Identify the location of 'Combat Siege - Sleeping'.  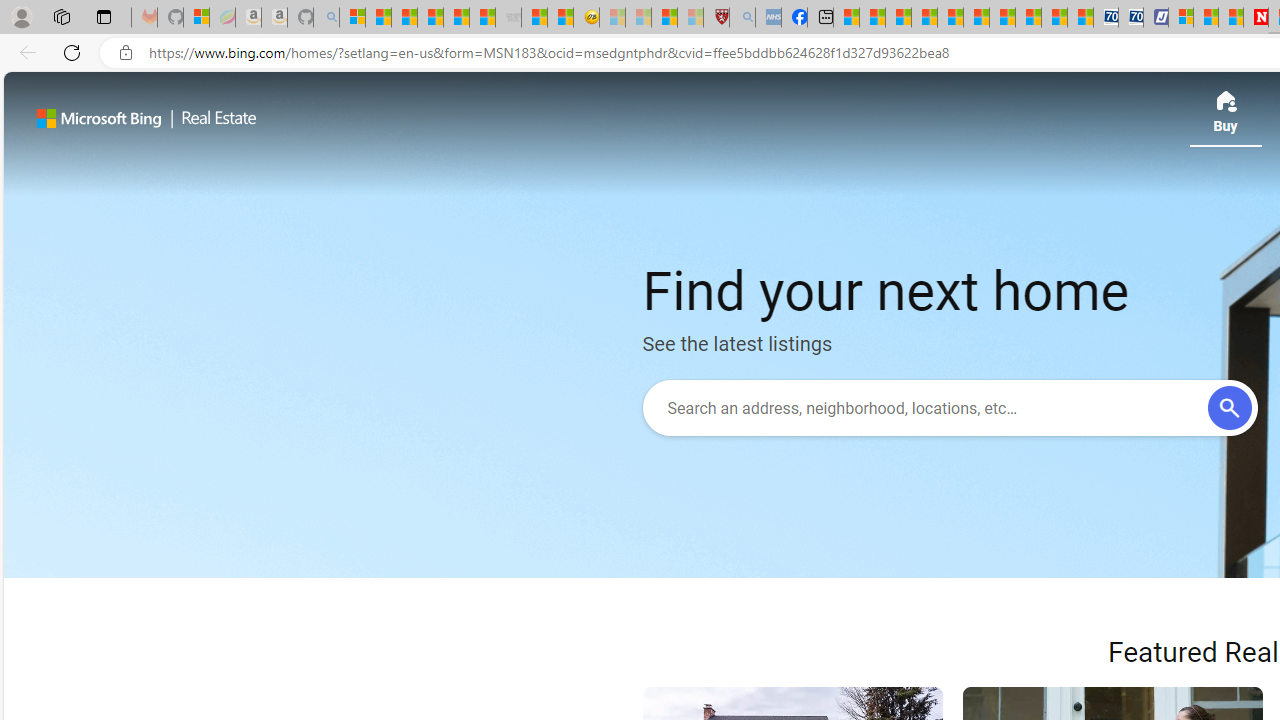
(508, 17).